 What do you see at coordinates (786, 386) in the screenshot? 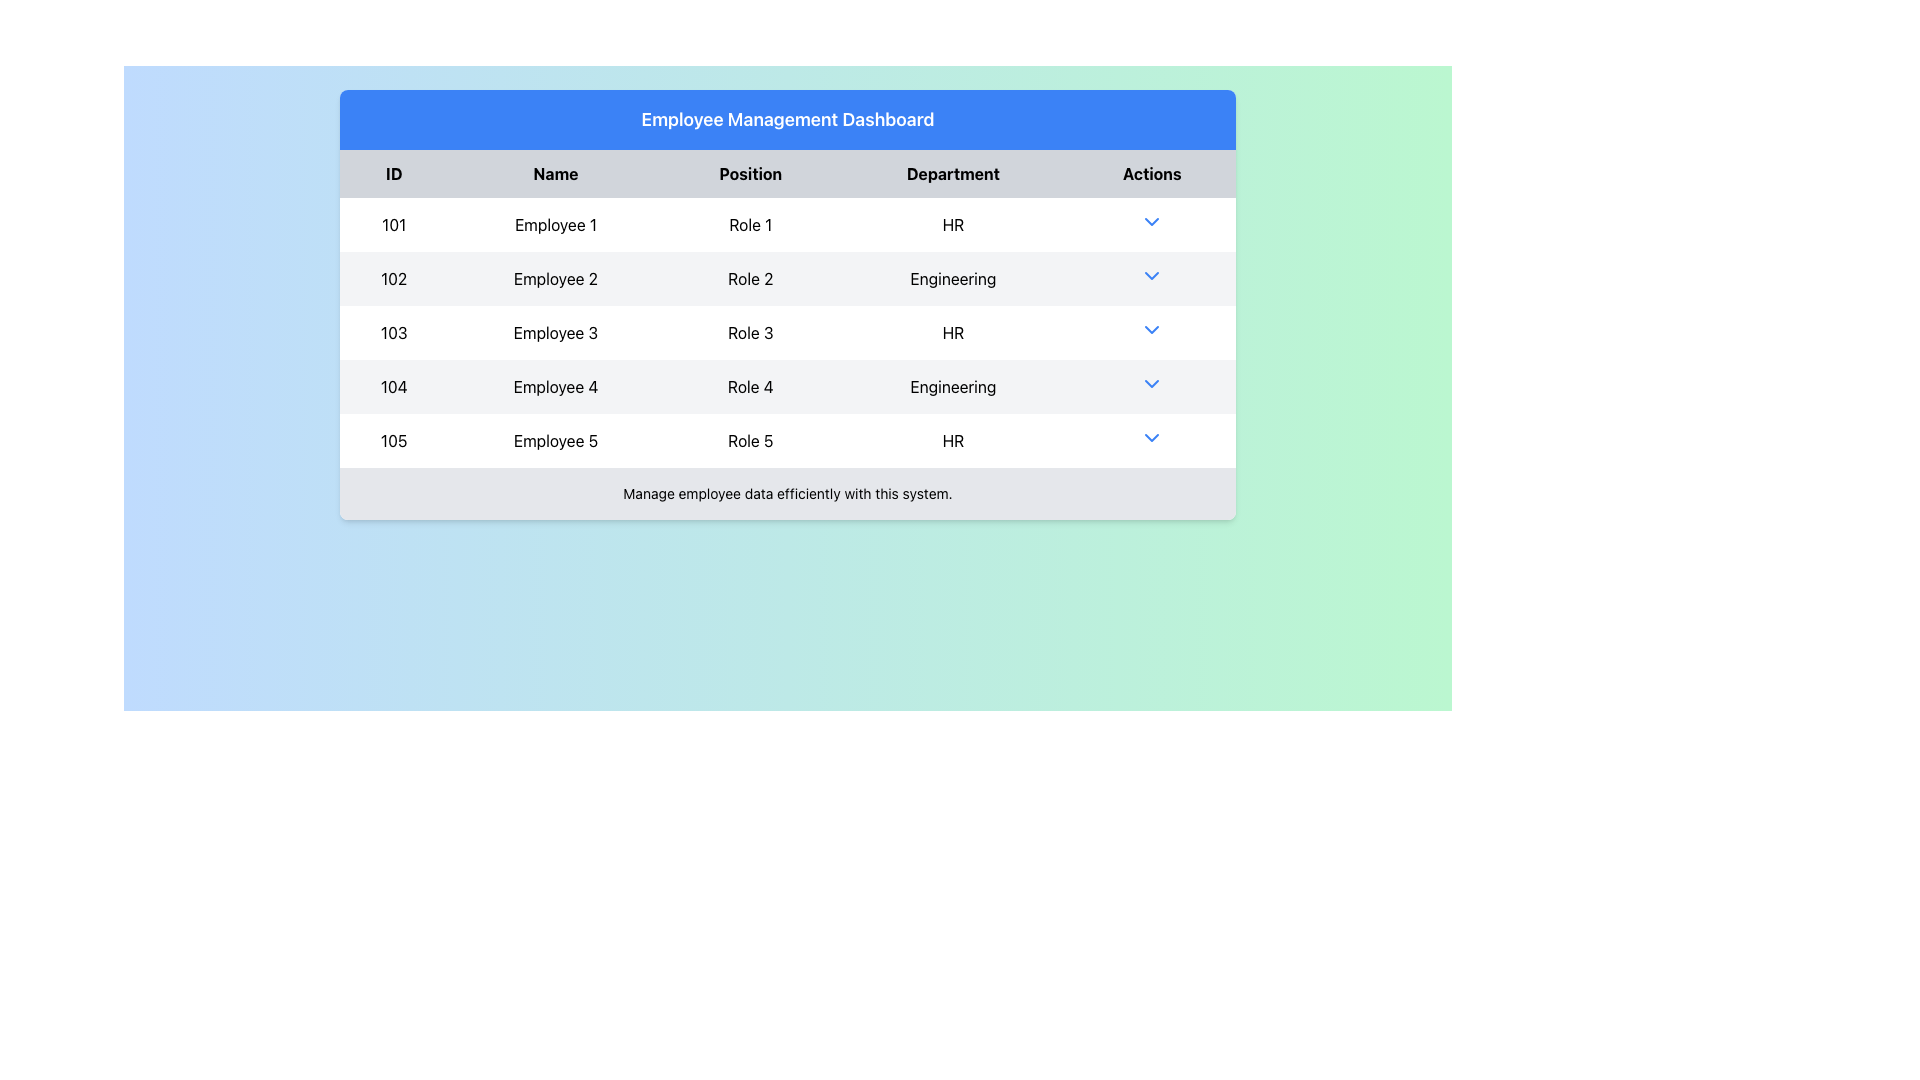
I see `the fourth row in the employee management table` at bounding box center [786, 386].